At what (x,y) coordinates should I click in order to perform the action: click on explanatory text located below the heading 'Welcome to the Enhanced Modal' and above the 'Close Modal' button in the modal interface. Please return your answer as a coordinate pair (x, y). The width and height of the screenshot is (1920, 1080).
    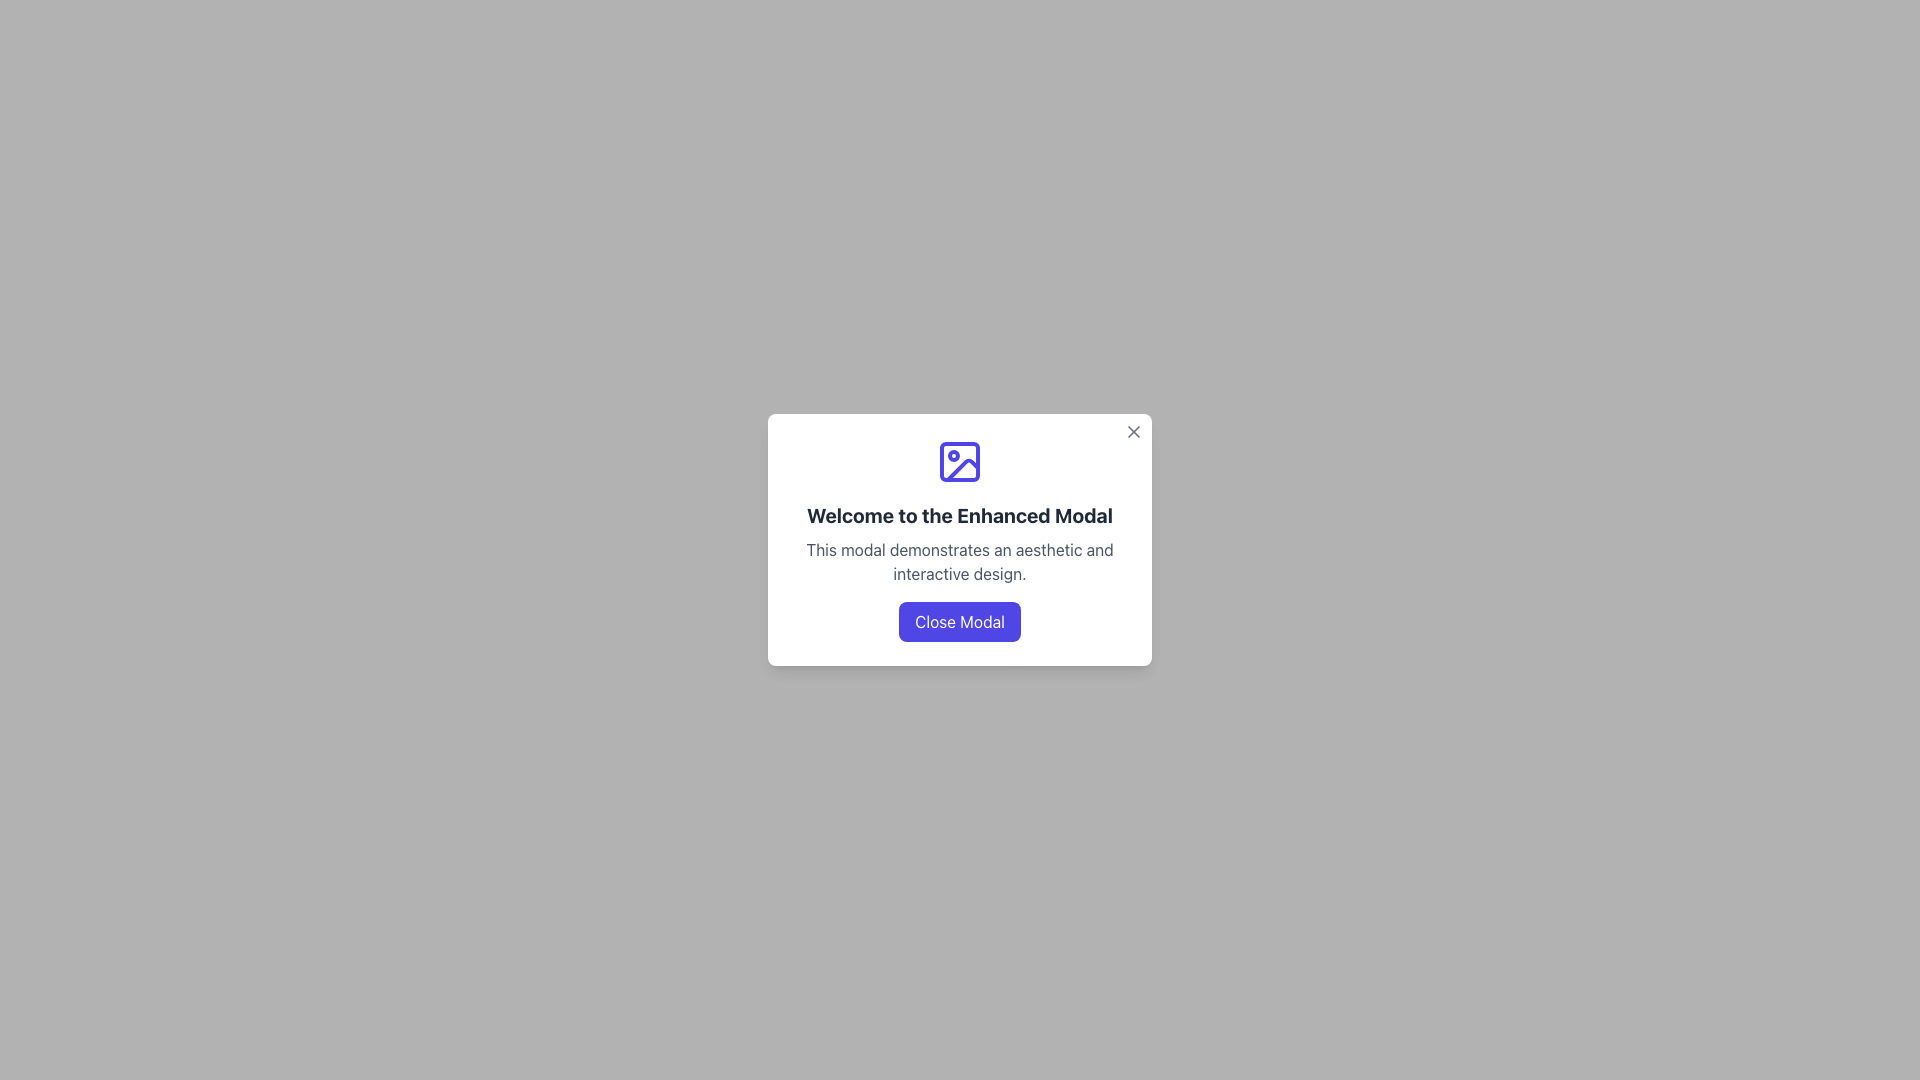
    Looking at the image, I should click on (960, 562).